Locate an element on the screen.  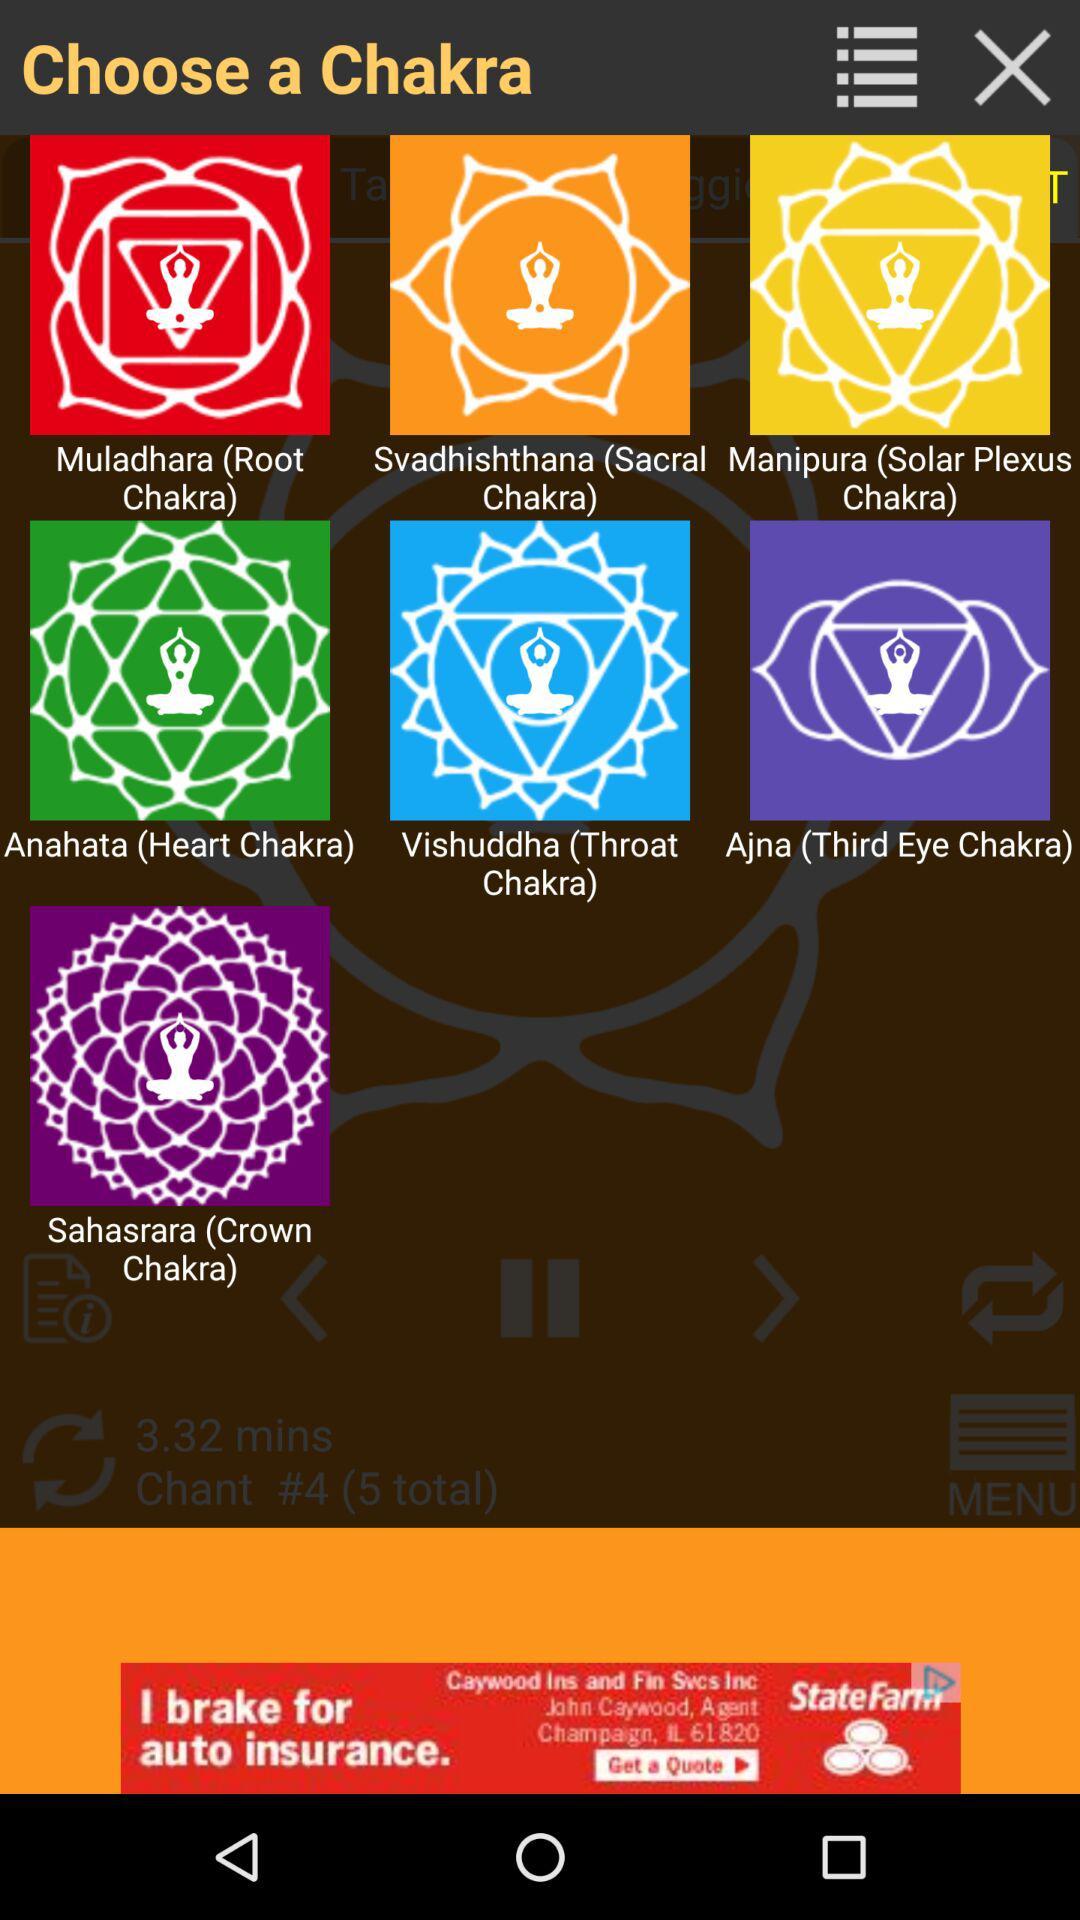
the list icon is located at coordinates (876, 72).